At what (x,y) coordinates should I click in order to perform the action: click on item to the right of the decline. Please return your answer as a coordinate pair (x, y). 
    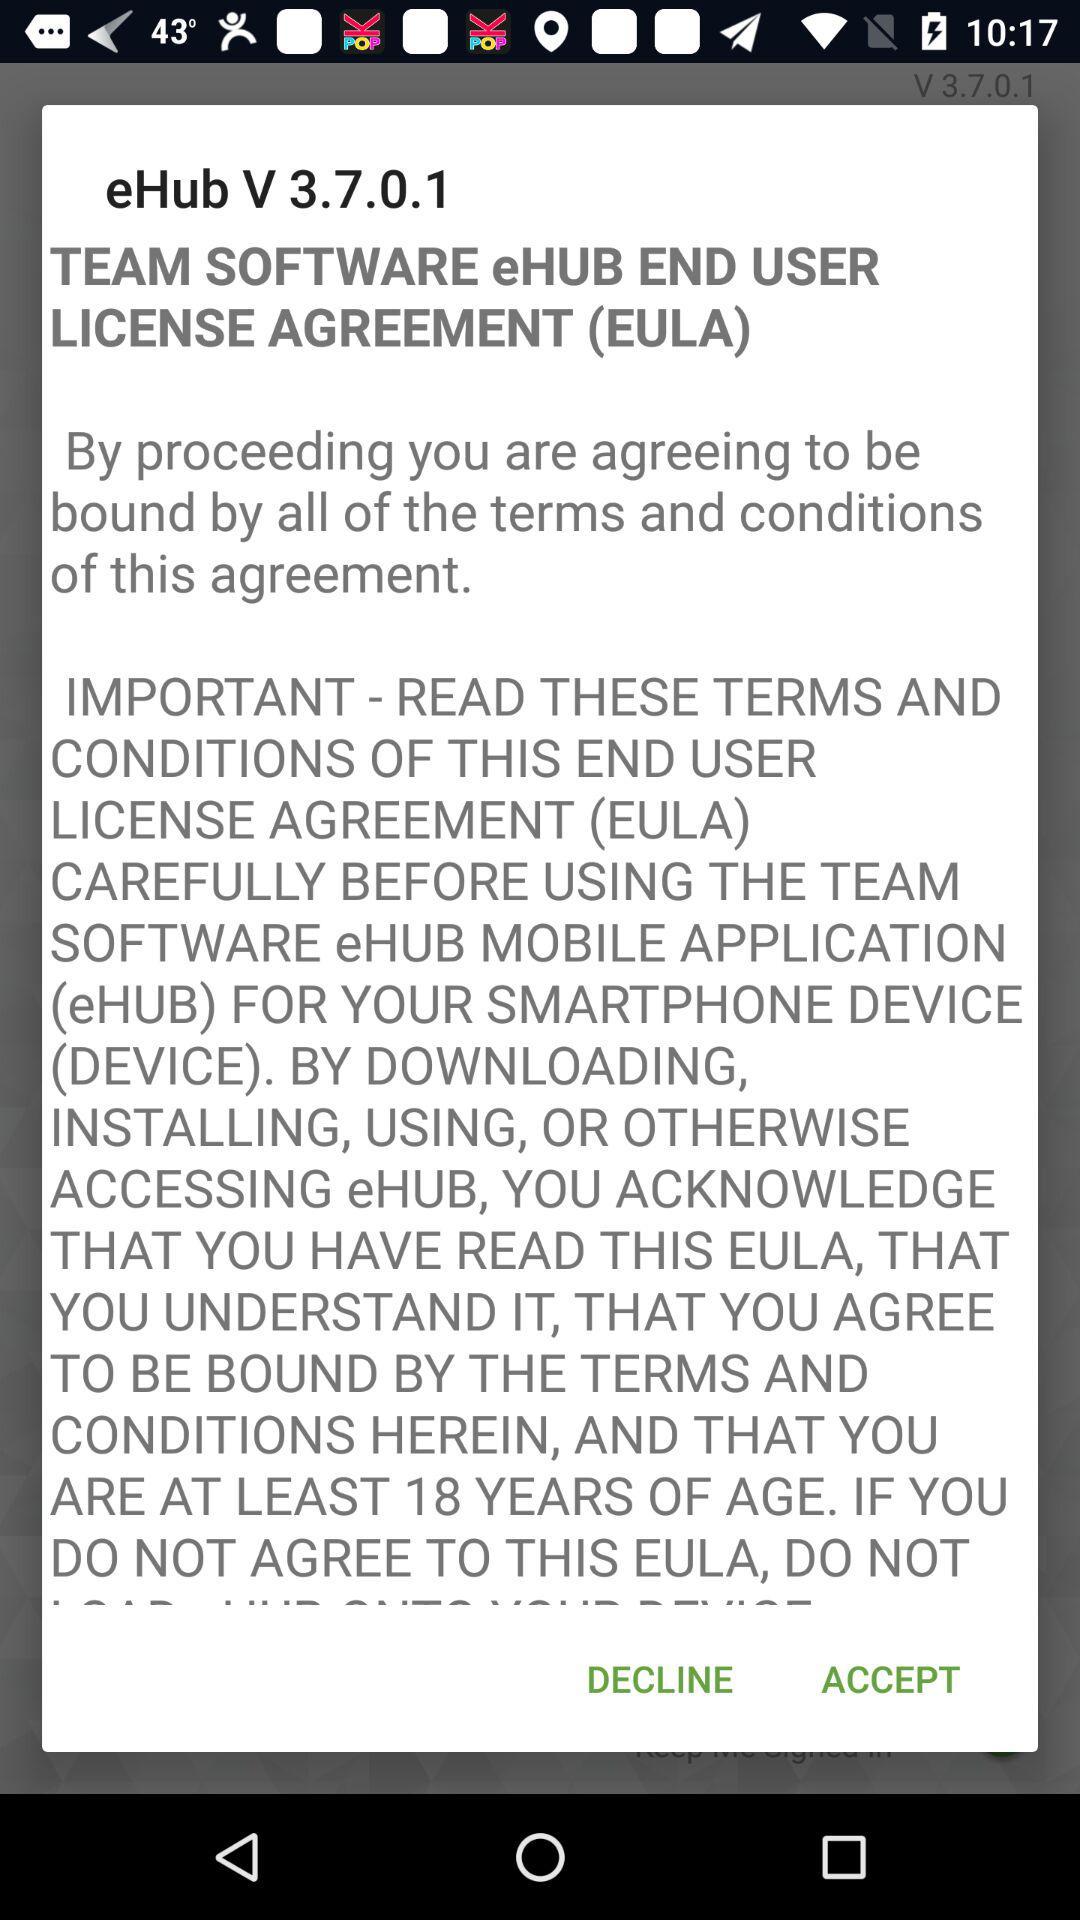
    Looking at the image, I should click on (890, 1678).